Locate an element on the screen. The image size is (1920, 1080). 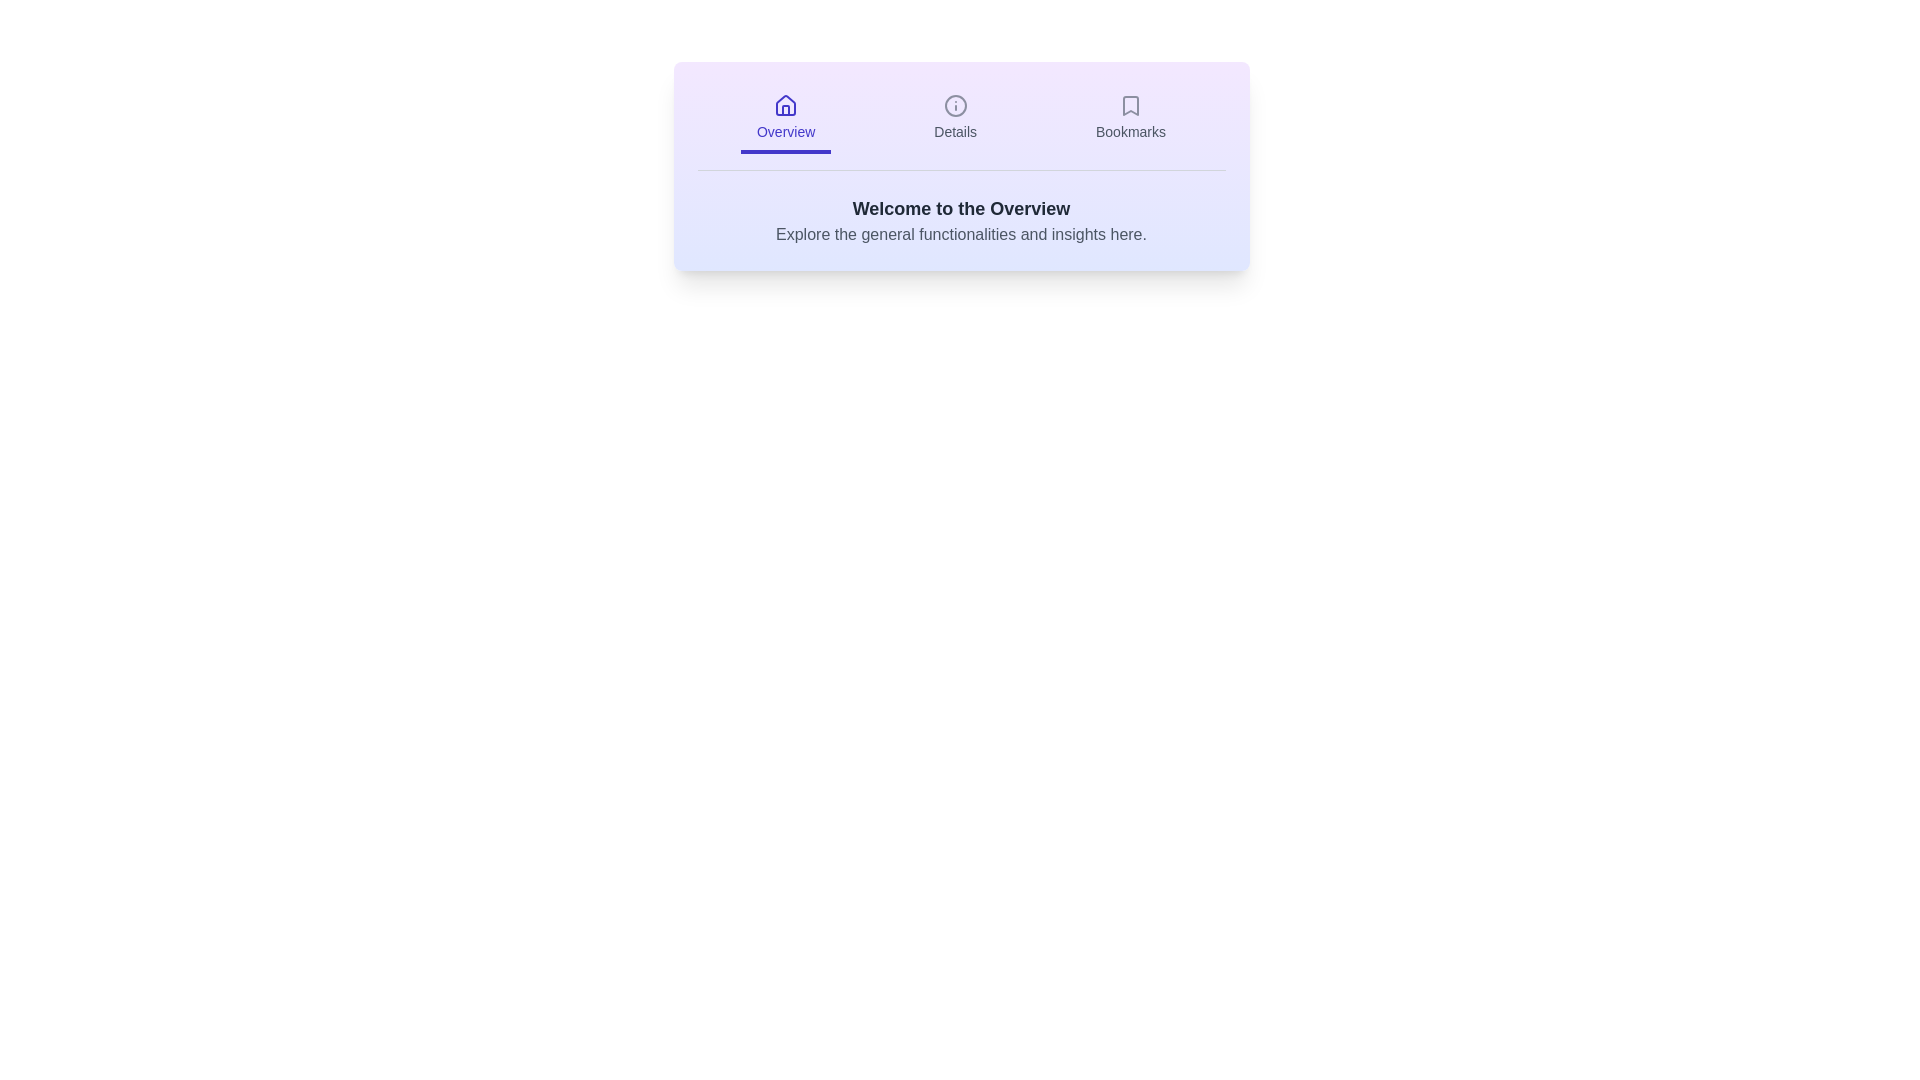
the heading text element that introduces the content area with a welcoming phrase, located at the upper portion of the card section is located at coordinates (961, 208).